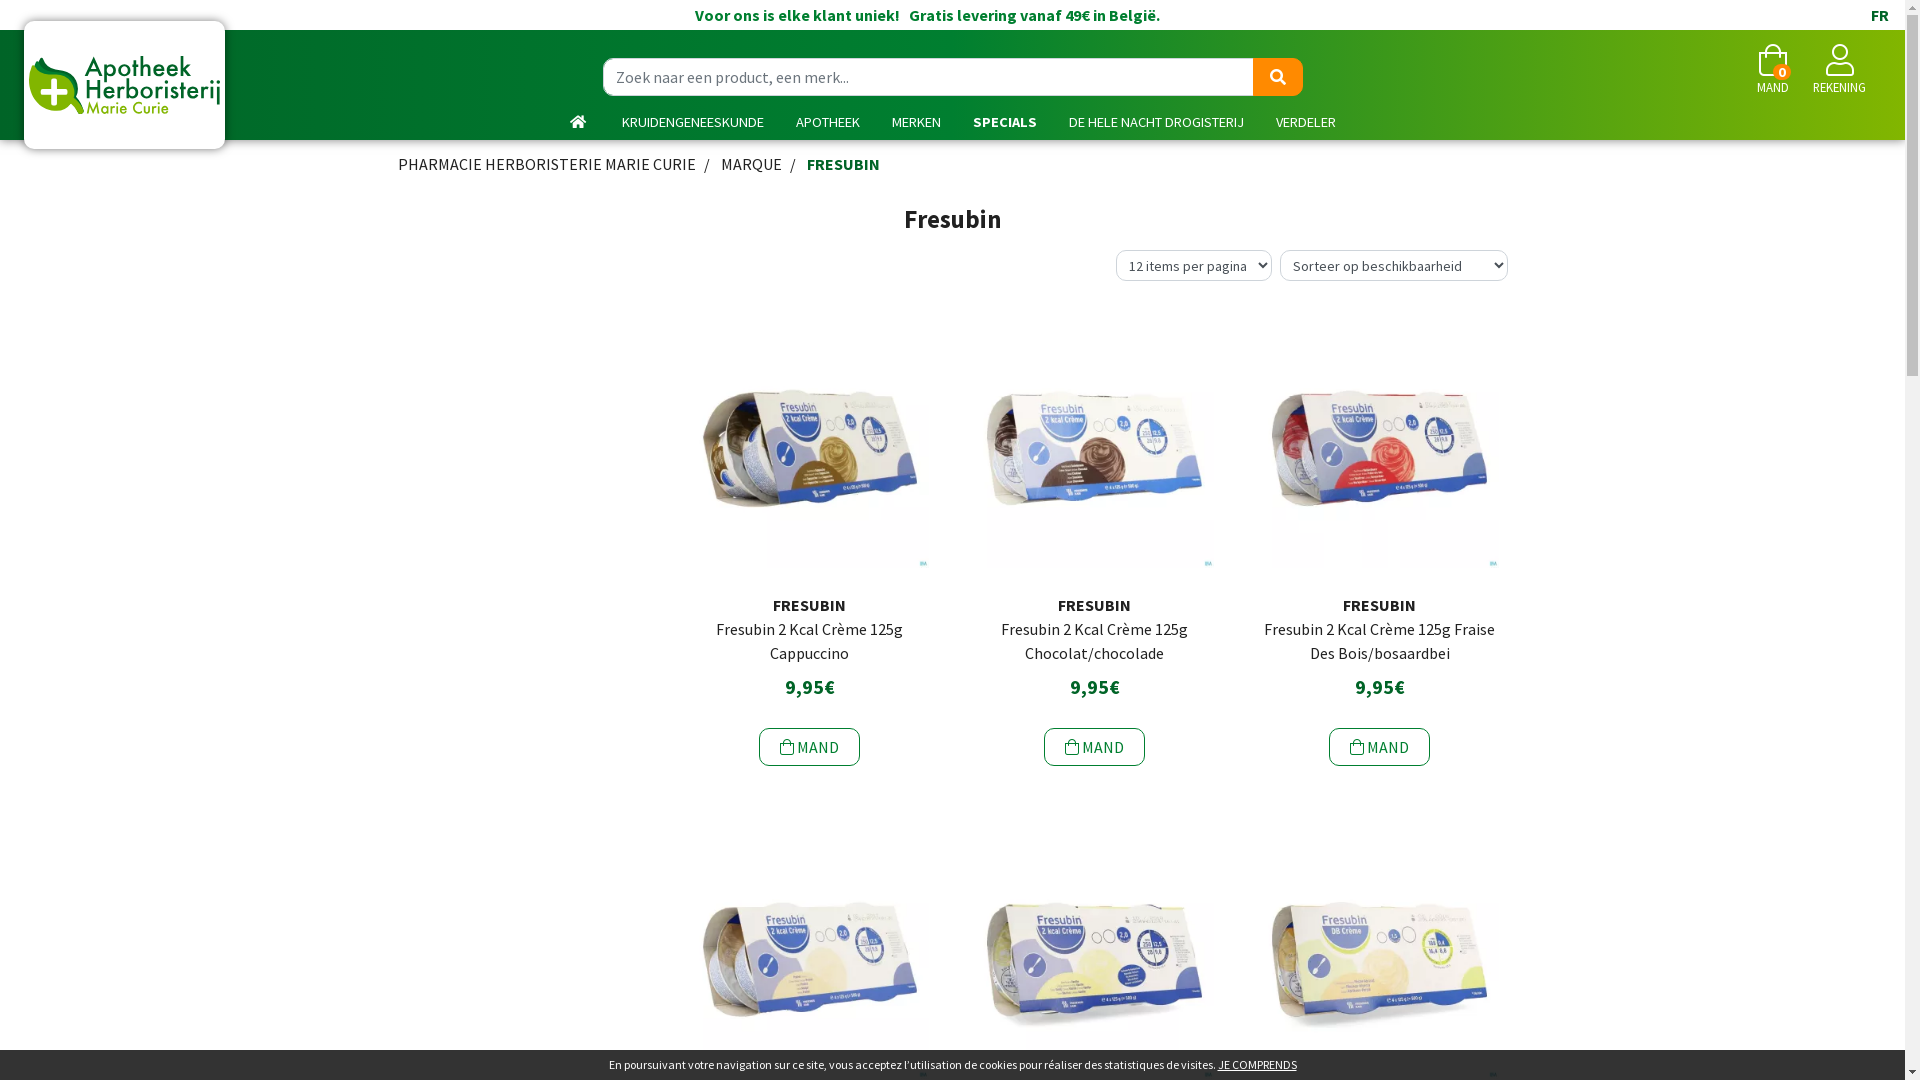 The width and height of the screenshot is (1920, 1080). I want to click on 'SPECIALS', so click(1003, 123).